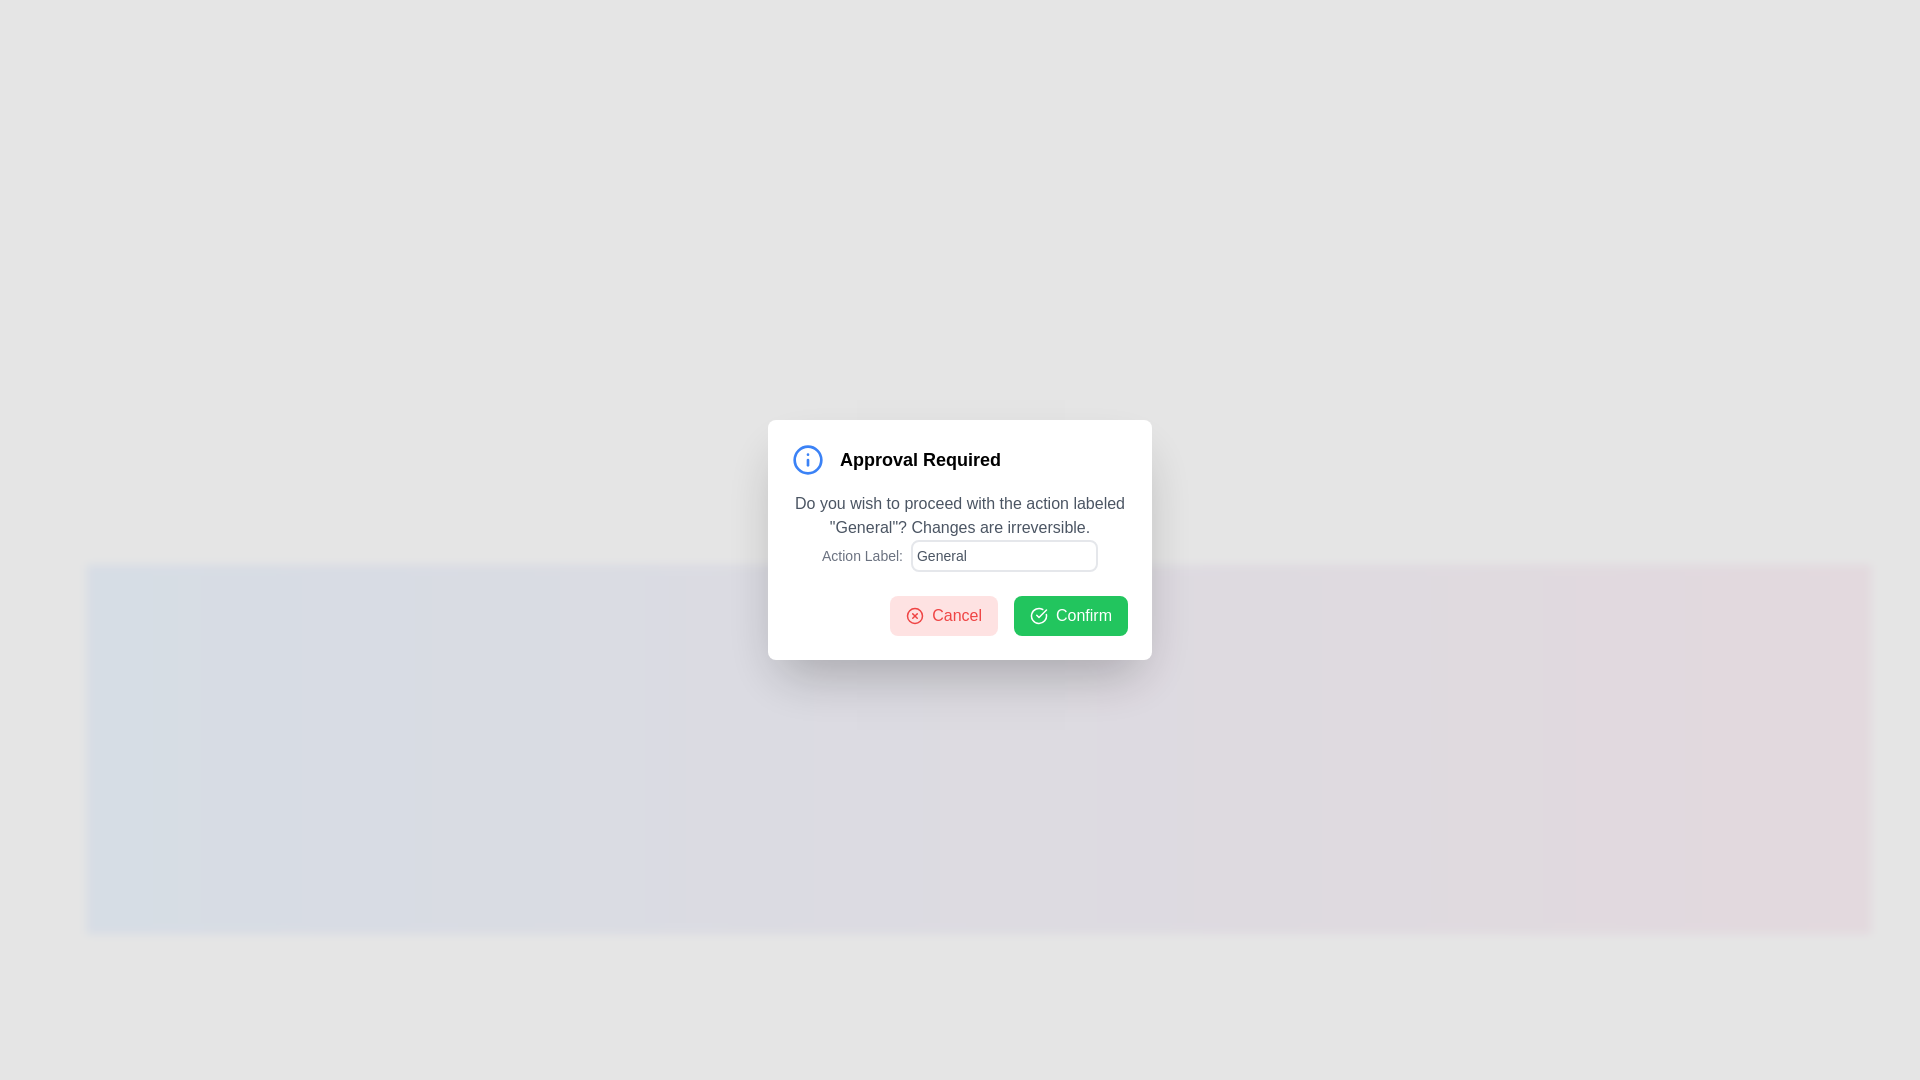 This screenshot has height=1080, width=1920. I want to click on the static informational text that states 'Do you wish to proceed with the action labeled "General"? Changes are irreversible.' located at the top section of the modal window, so click(960, 515).